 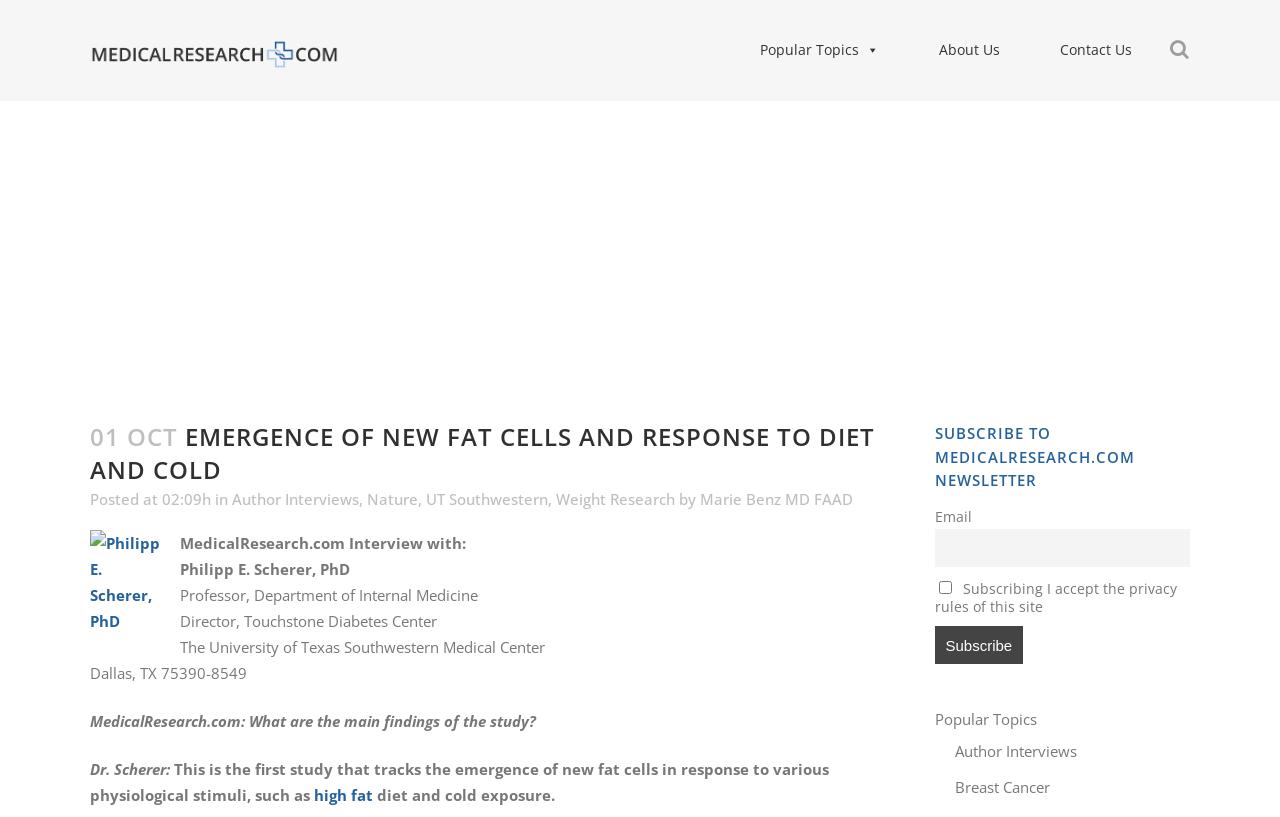 What do you see at coordinates (221, 498) in the screenshot?
I see `'in'` at bounding box center [221, 498].